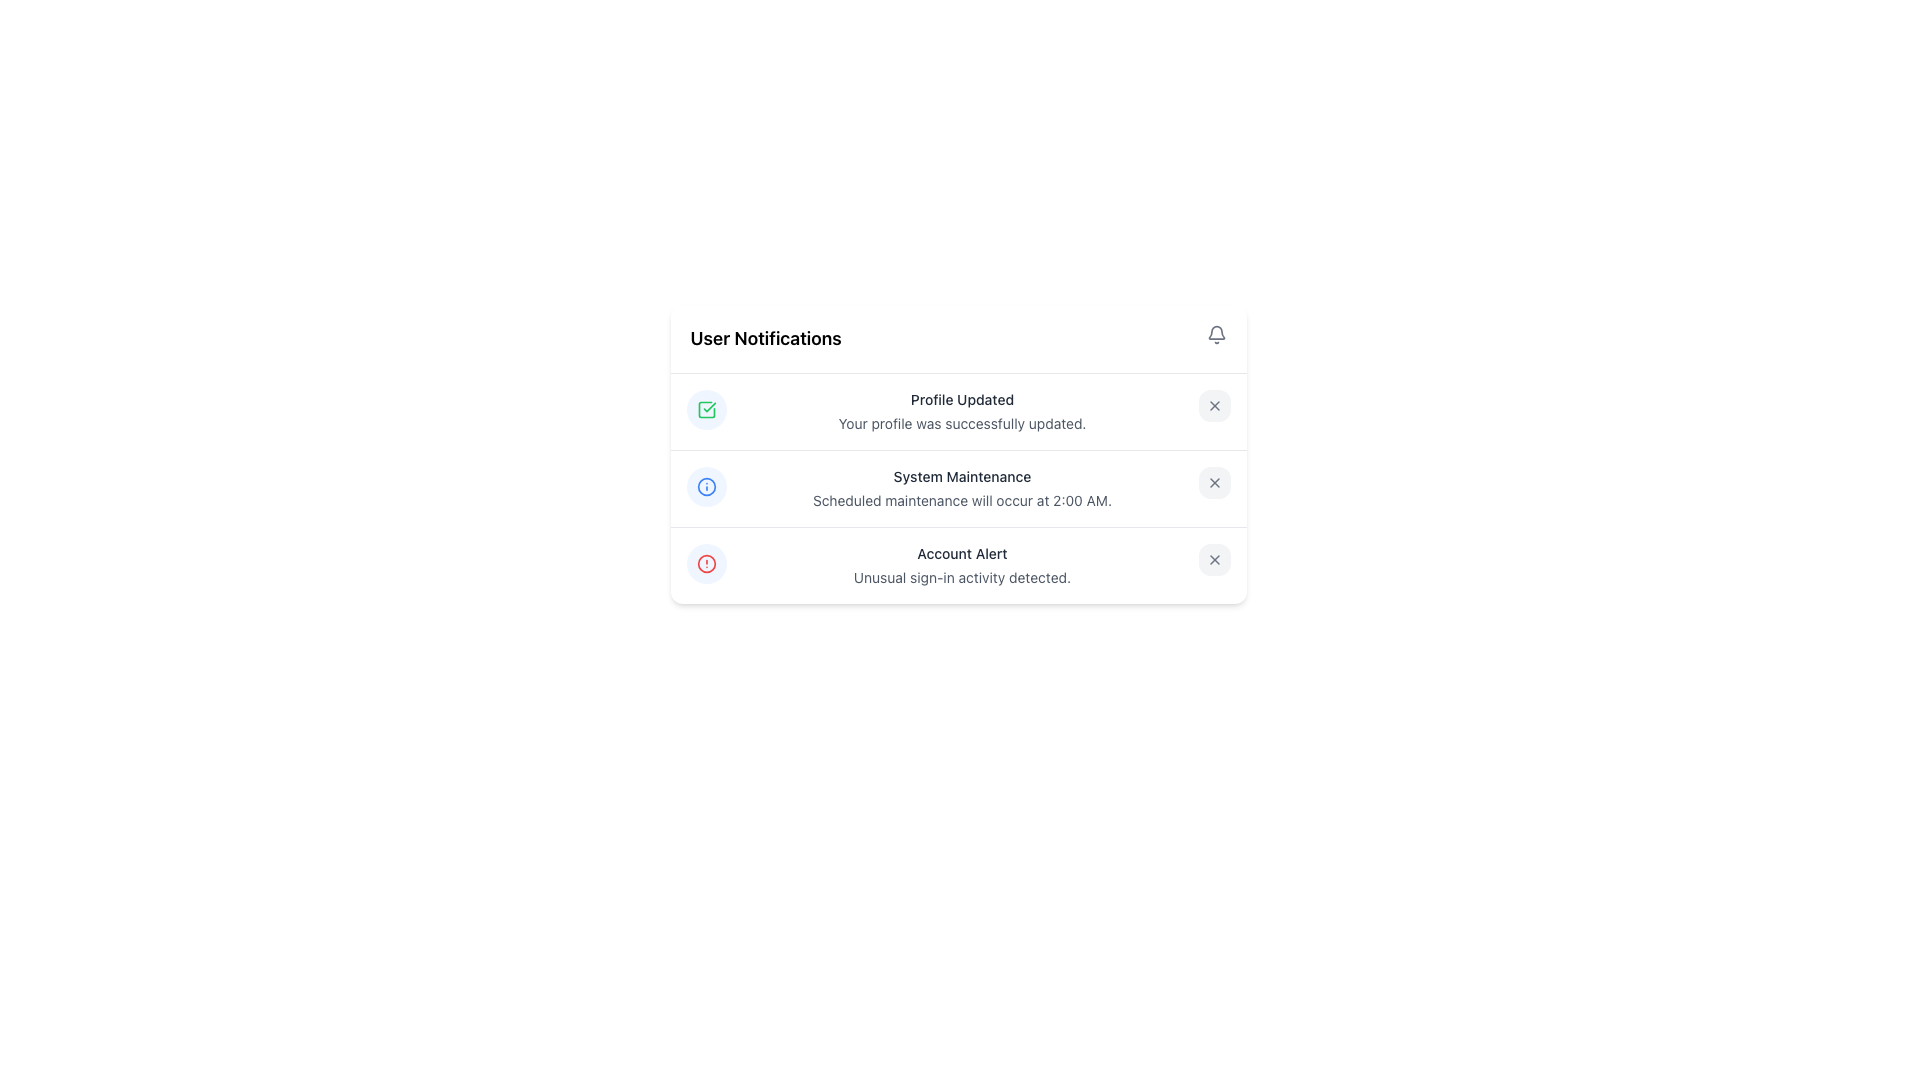  Describe the element at coordinates (962, 500) in the screenshot. I see `the text label that states 'Scheduled maintenance will occur at 2:00 AM.' located within the notification card for 'System Maintenance'` at that location.